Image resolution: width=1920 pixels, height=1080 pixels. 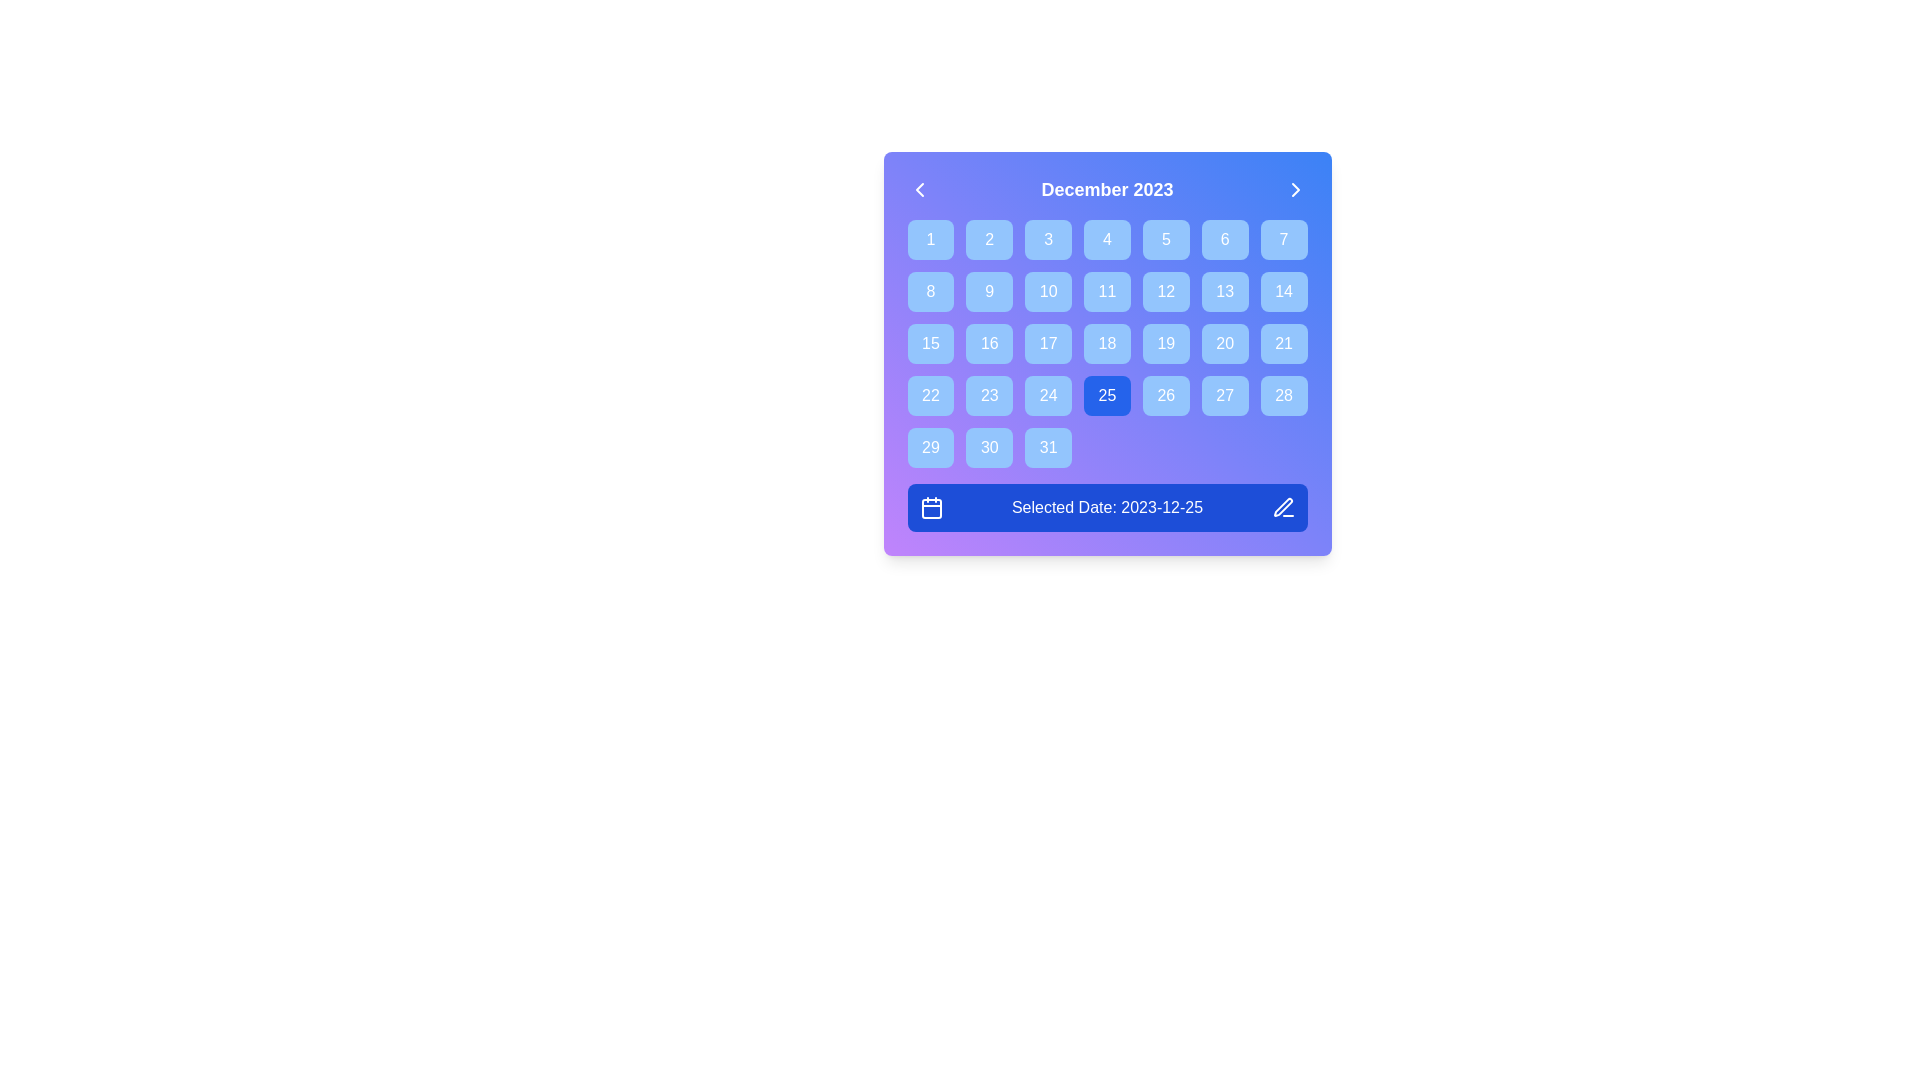 I want to click on the selectable day button for December 25, 2023, in the calendar component, so click(x=1106, y=396).